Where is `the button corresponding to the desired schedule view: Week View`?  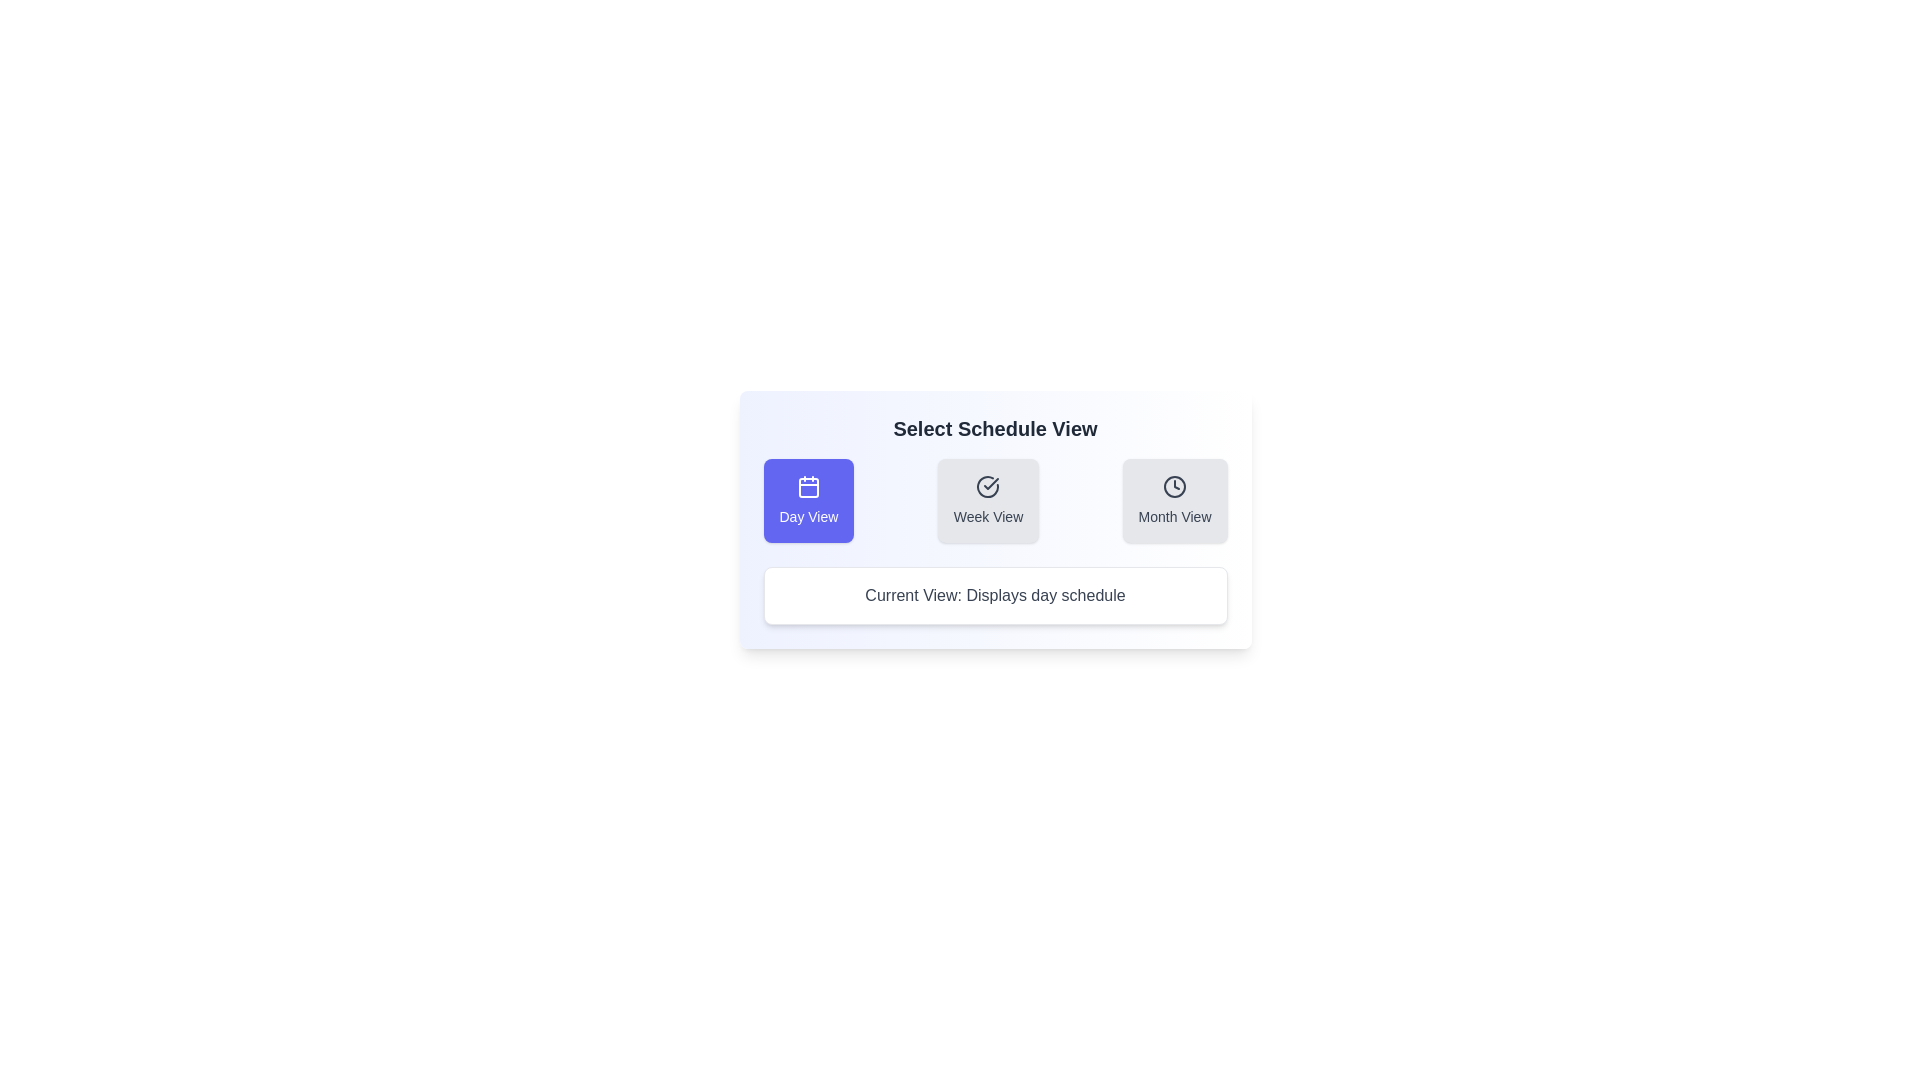 the button corresponding to the desired schedule view: Week View is located at coordinates (988, 500).